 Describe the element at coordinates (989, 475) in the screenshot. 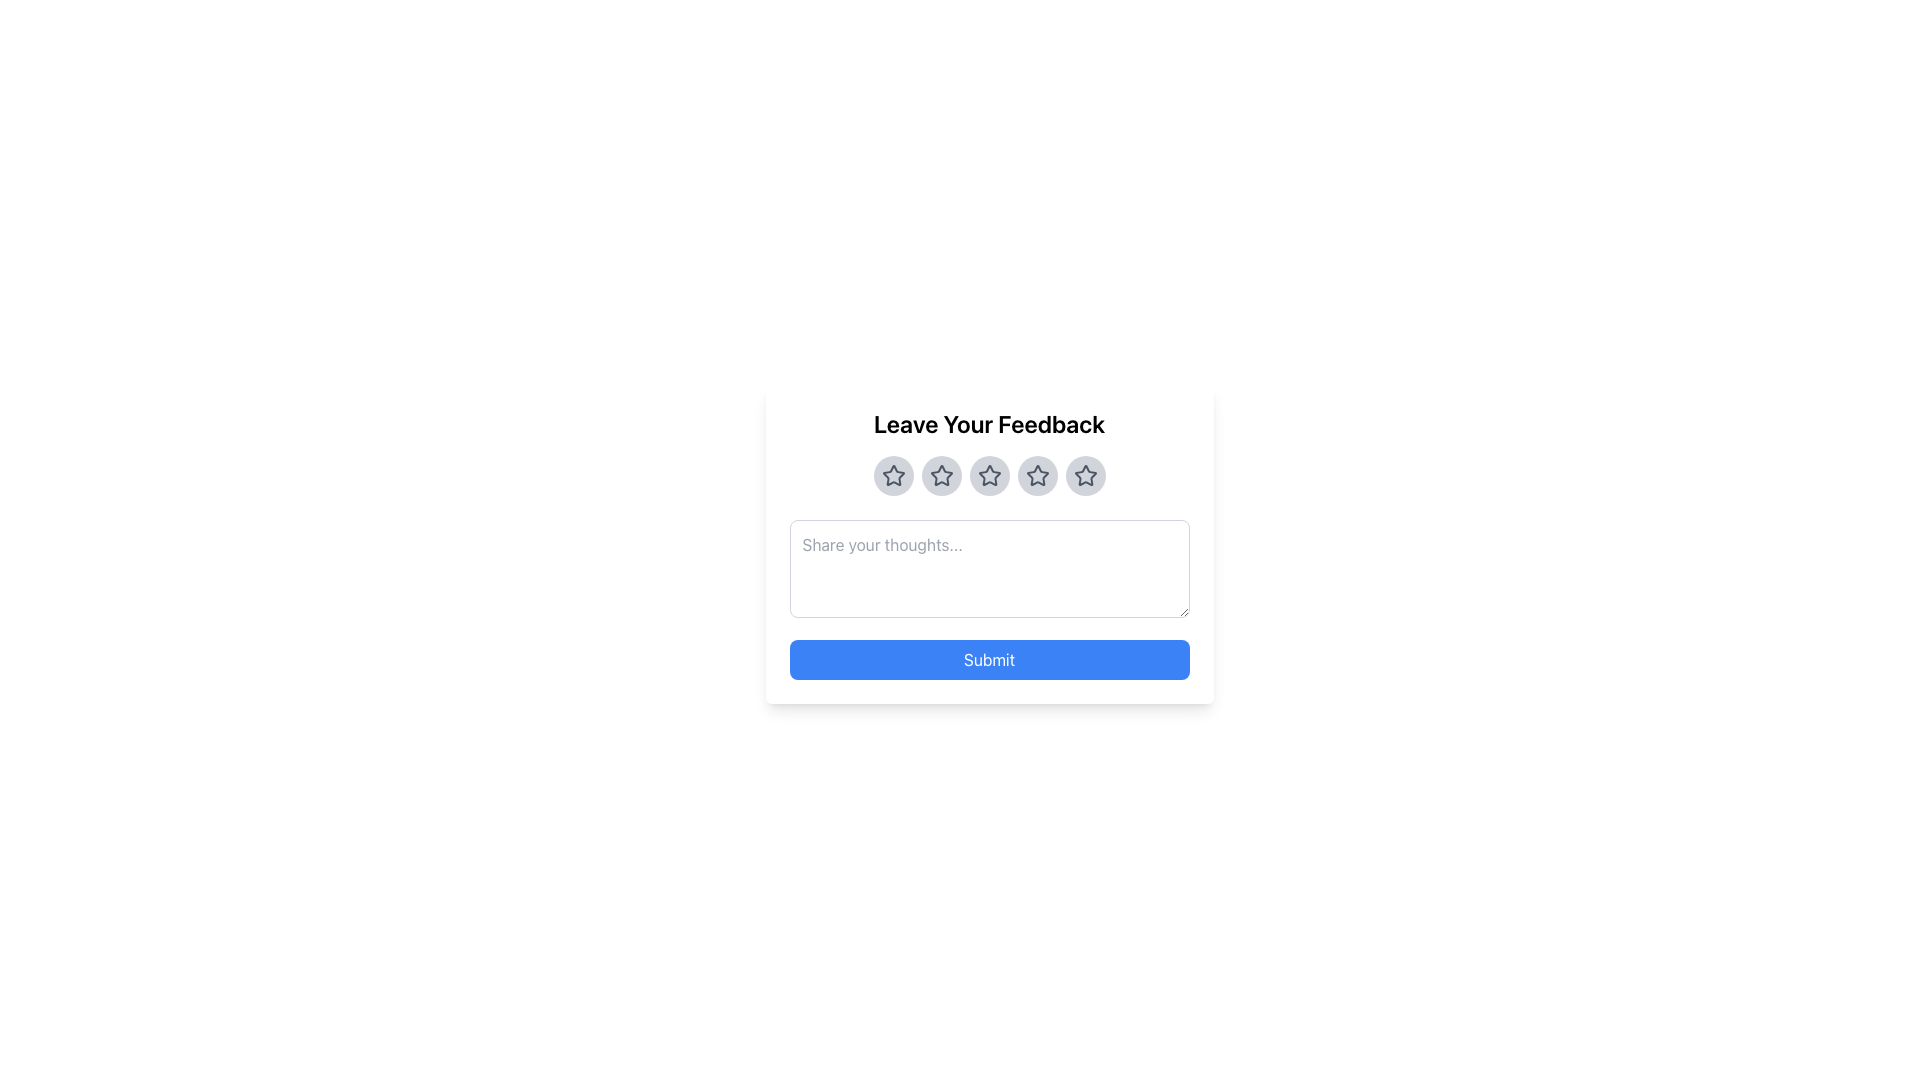

I see `the third star icon` at that location.